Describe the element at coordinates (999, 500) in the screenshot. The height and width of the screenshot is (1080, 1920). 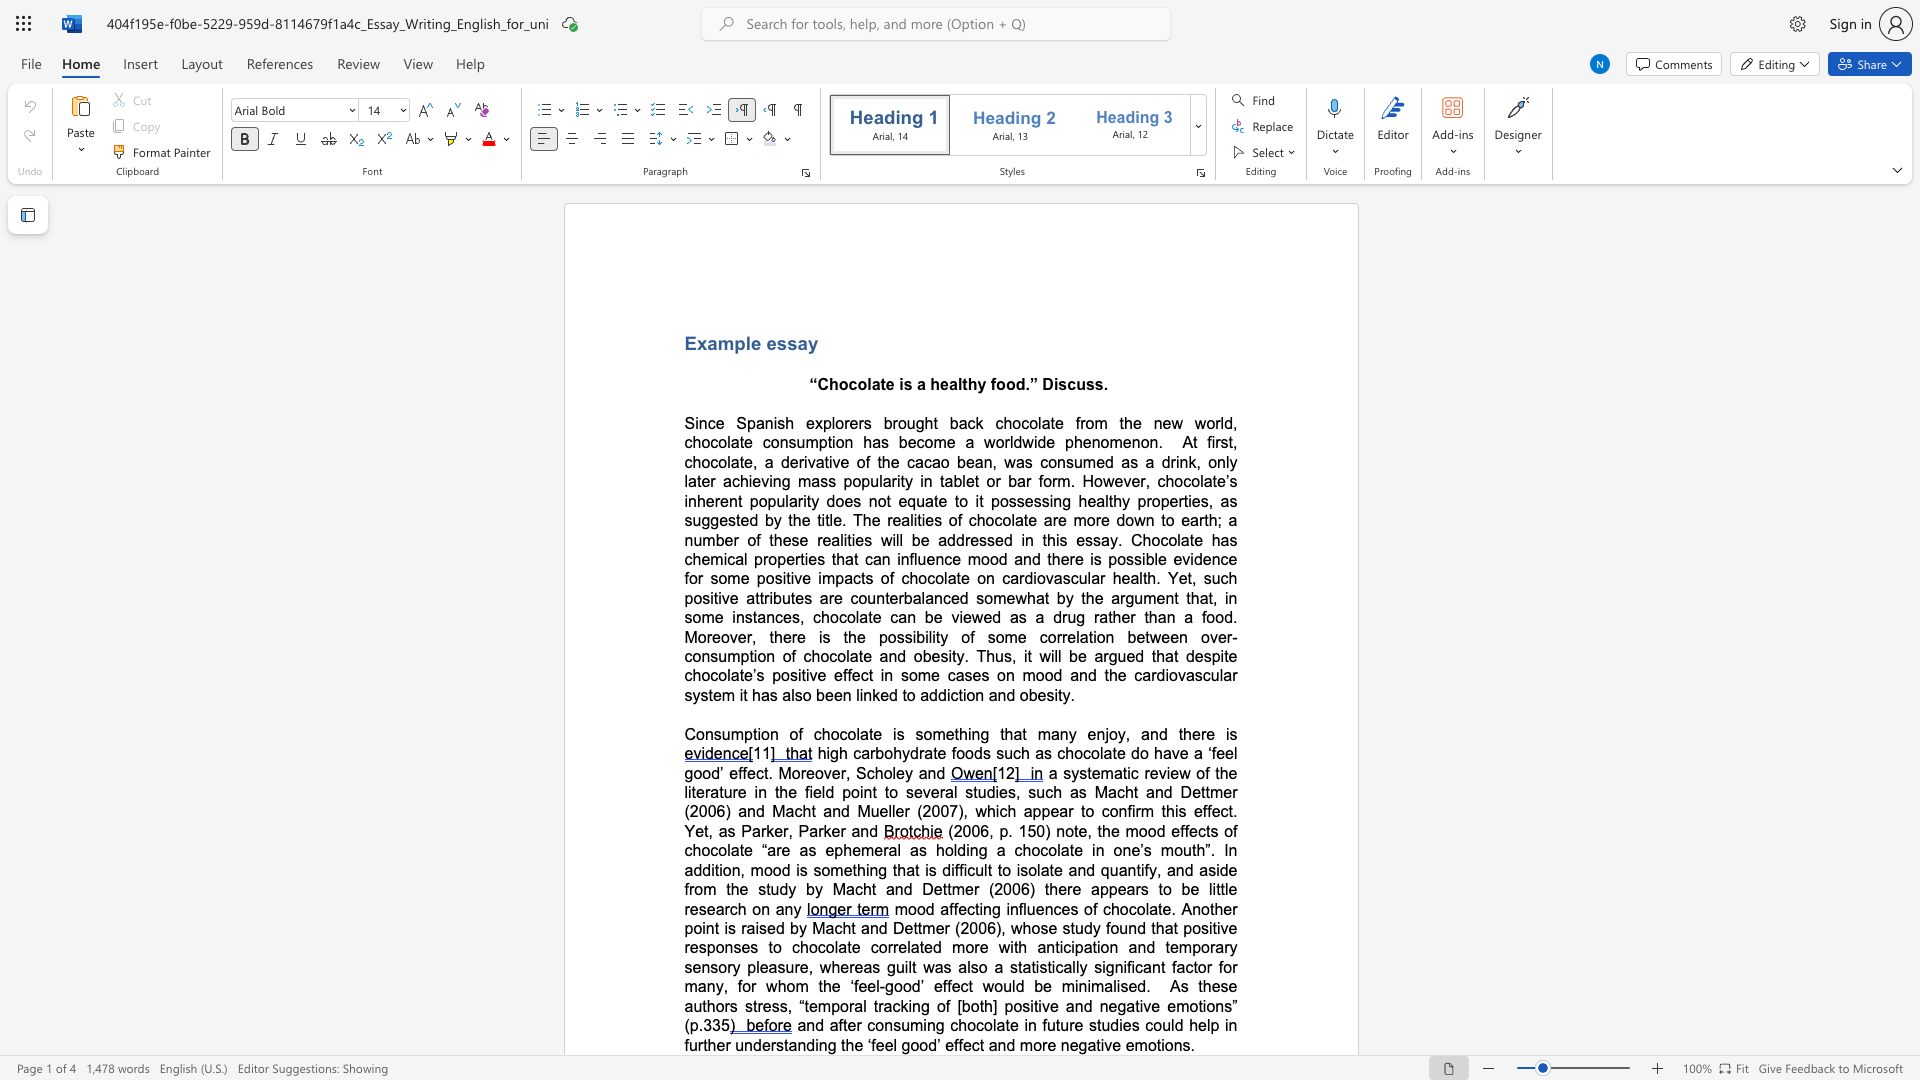
I see `the subset text "os" within the text "possessing"` at that location.